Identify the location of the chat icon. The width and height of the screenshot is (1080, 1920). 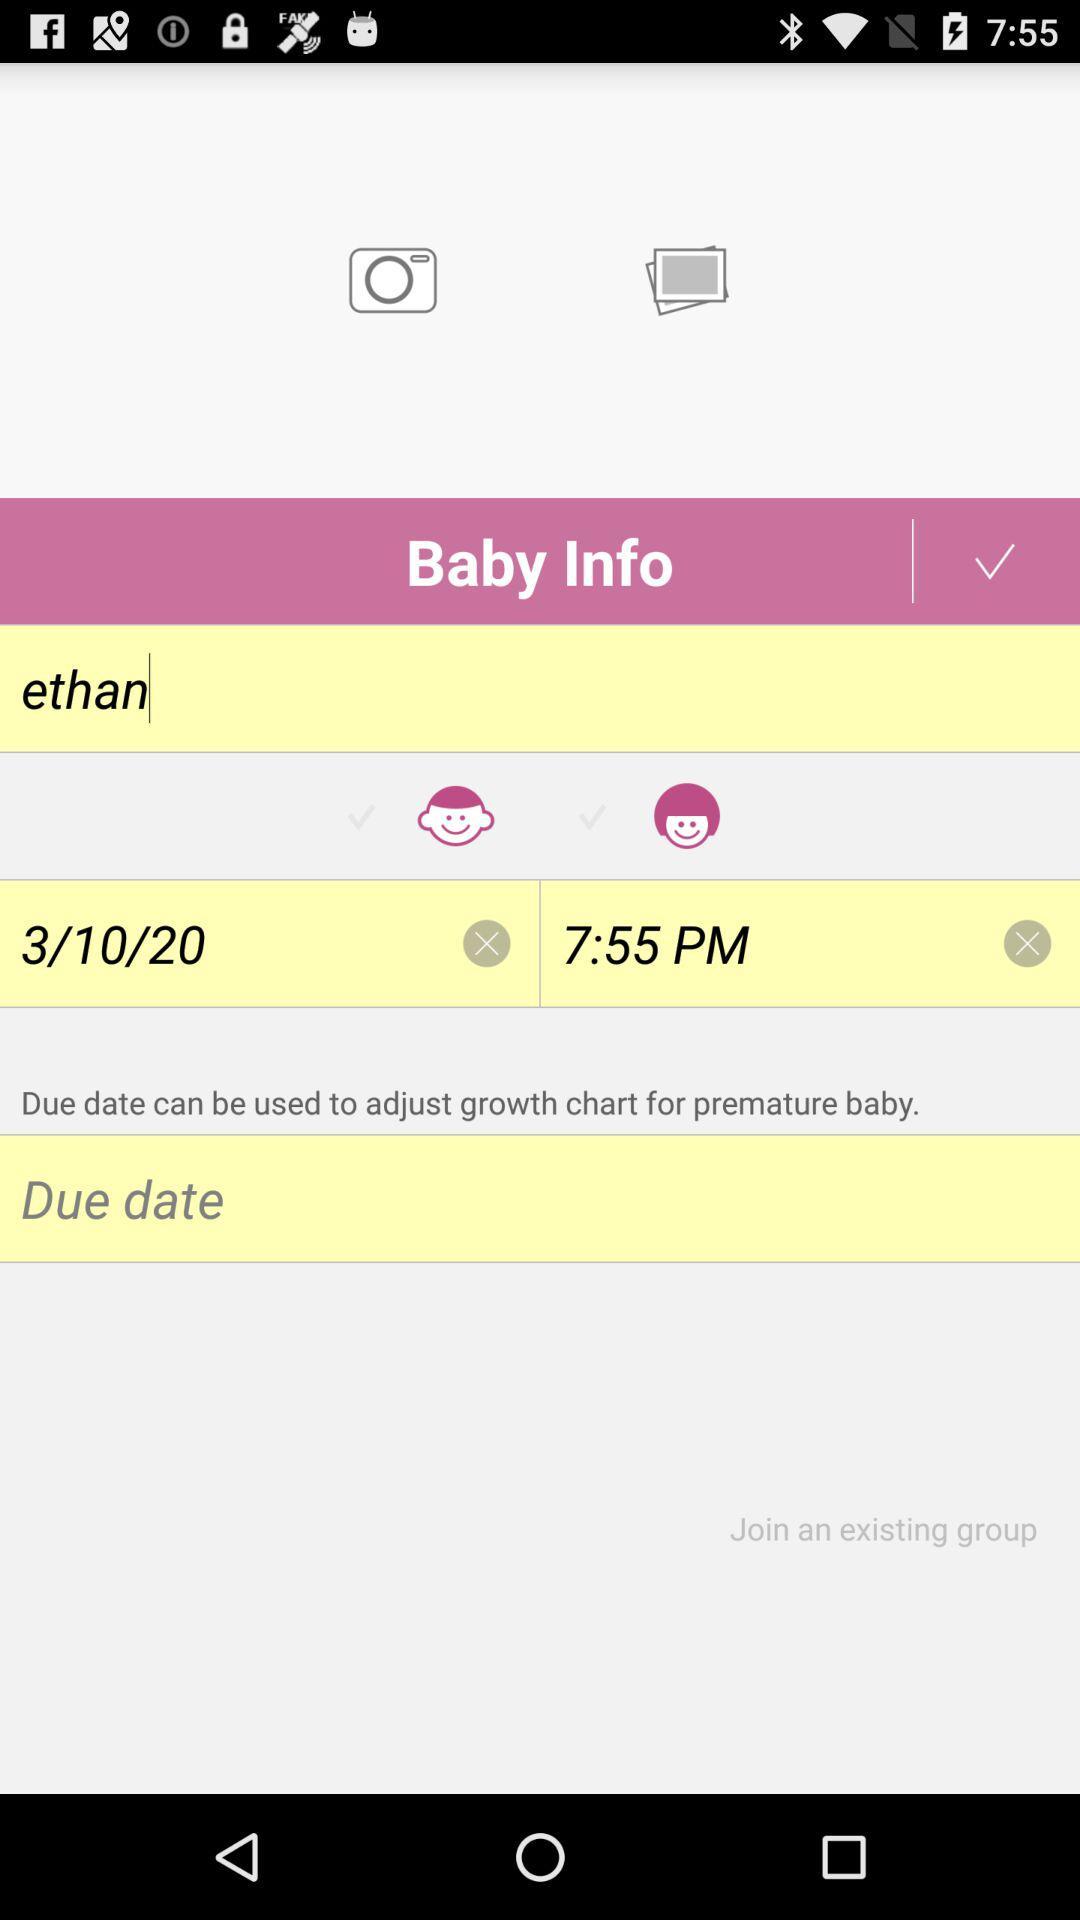
(685, 299).